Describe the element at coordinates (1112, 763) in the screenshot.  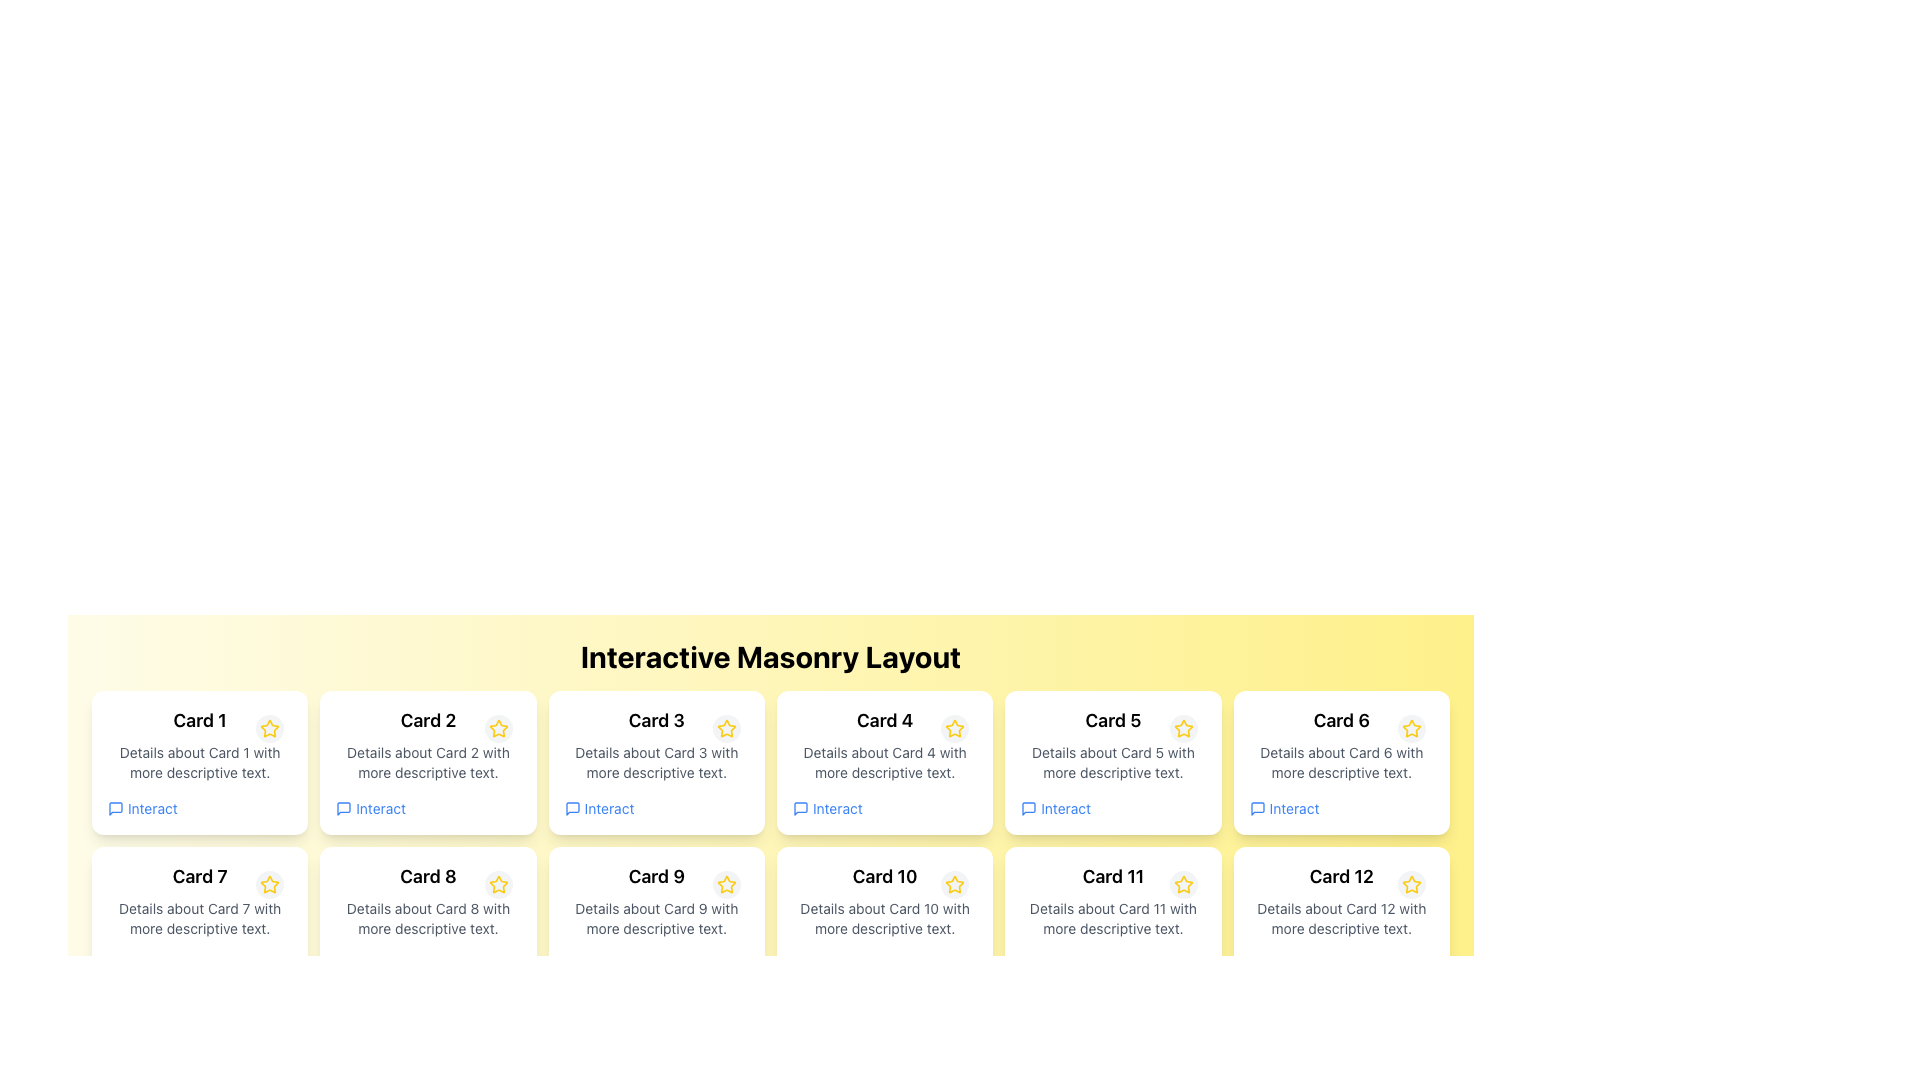
I see `the text block that provides contextual information for 'Card 5', located in the fifth column of the first row, below the card's title and above its interactive link` at that location.